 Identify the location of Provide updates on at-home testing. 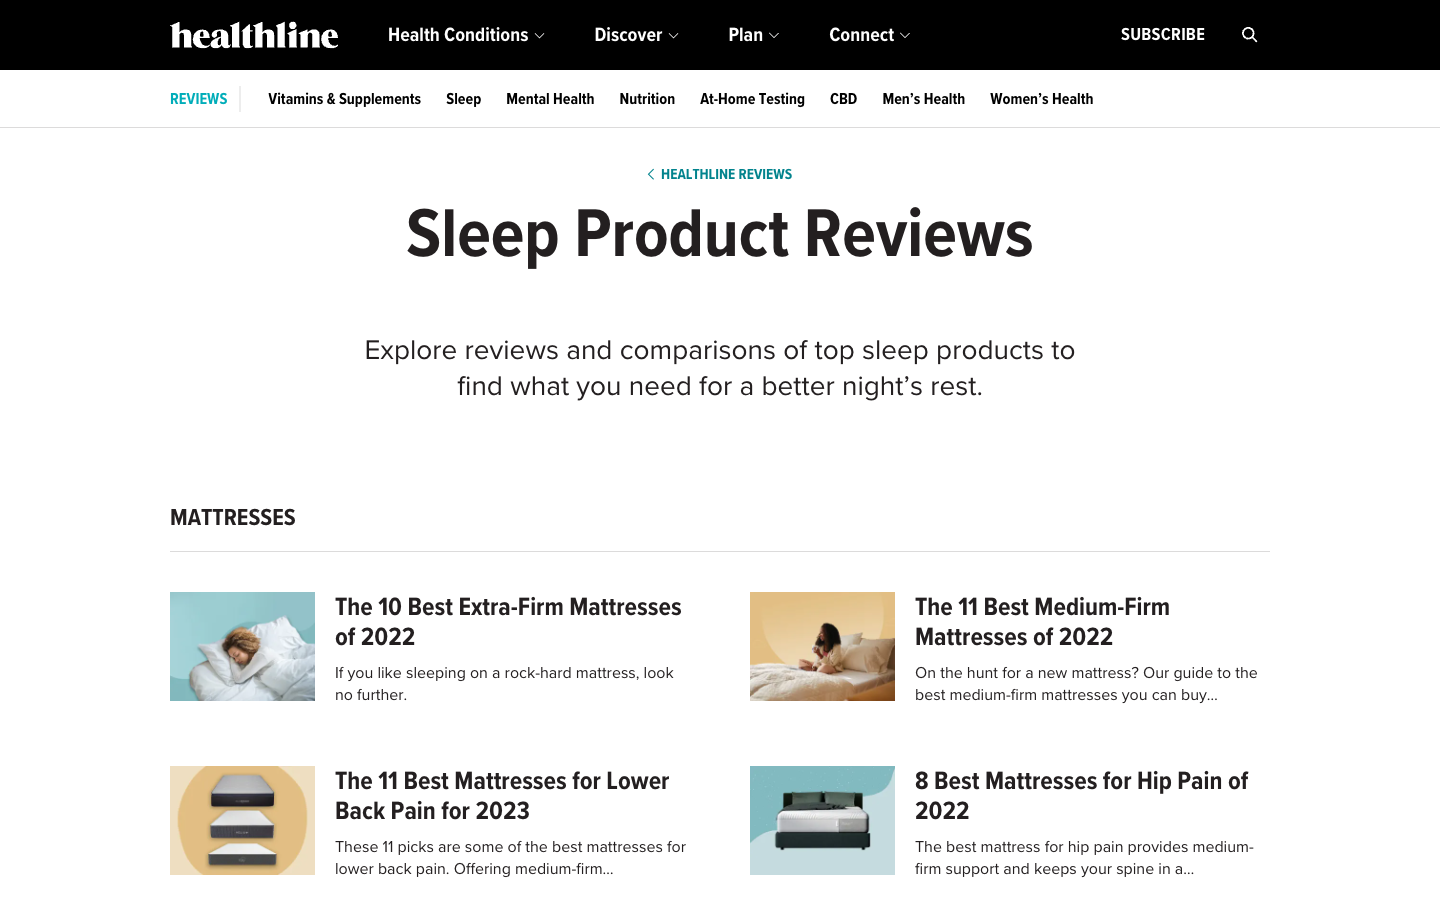
(751, 98).